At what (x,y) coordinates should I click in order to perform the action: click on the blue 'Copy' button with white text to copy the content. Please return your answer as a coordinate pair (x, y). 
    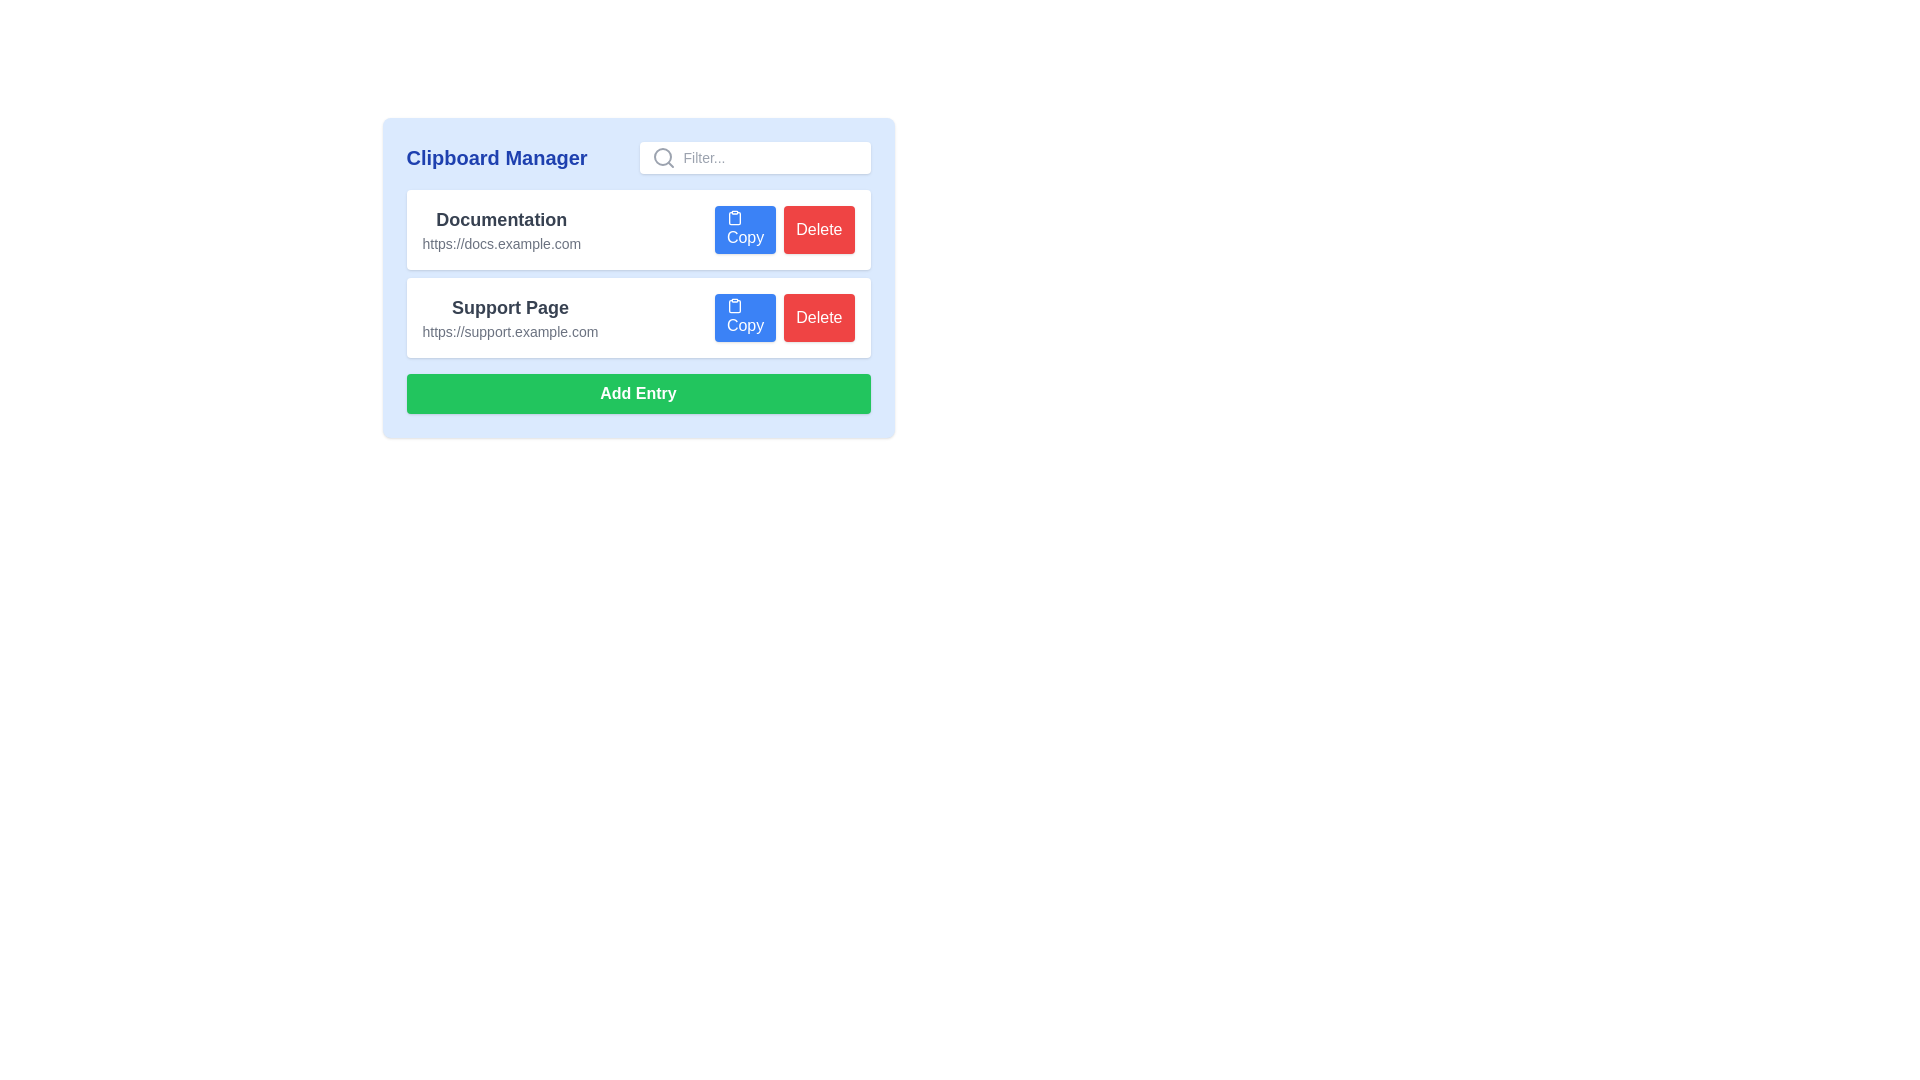
    Looking at the image, I should click on (744, 316).